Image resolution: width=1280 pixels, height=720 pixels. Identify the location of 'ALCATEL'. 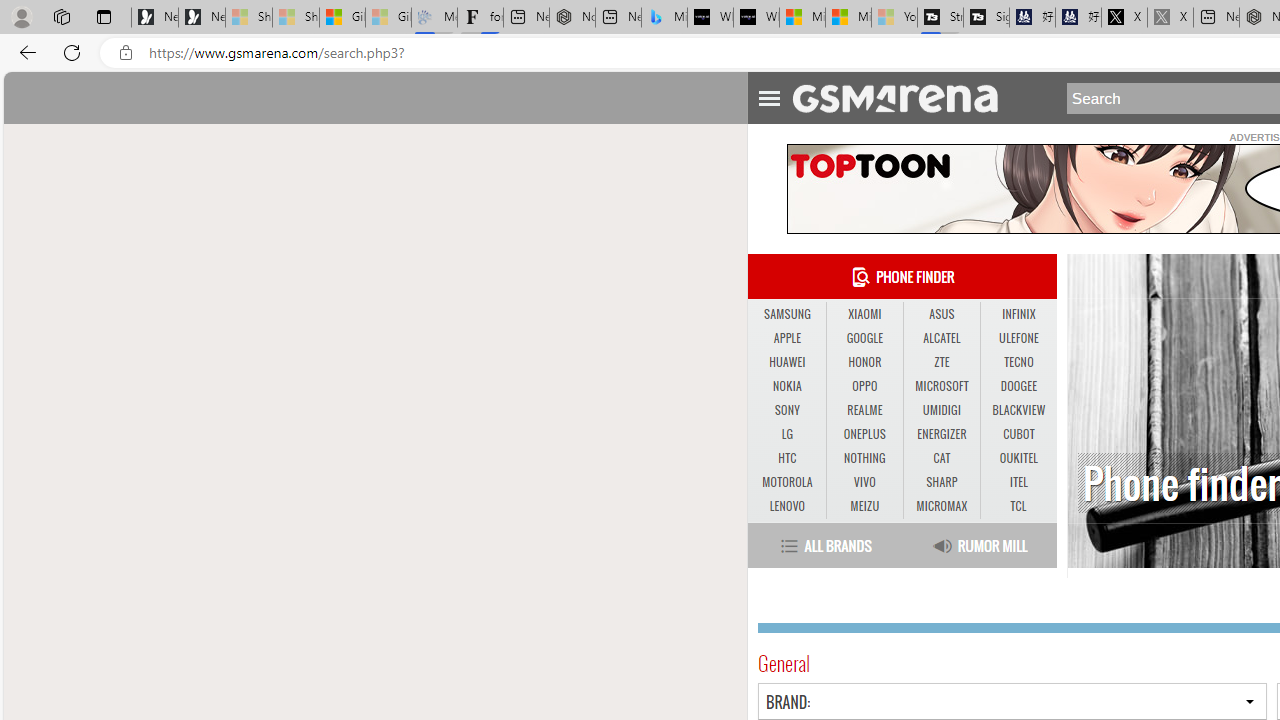
(941, 338).